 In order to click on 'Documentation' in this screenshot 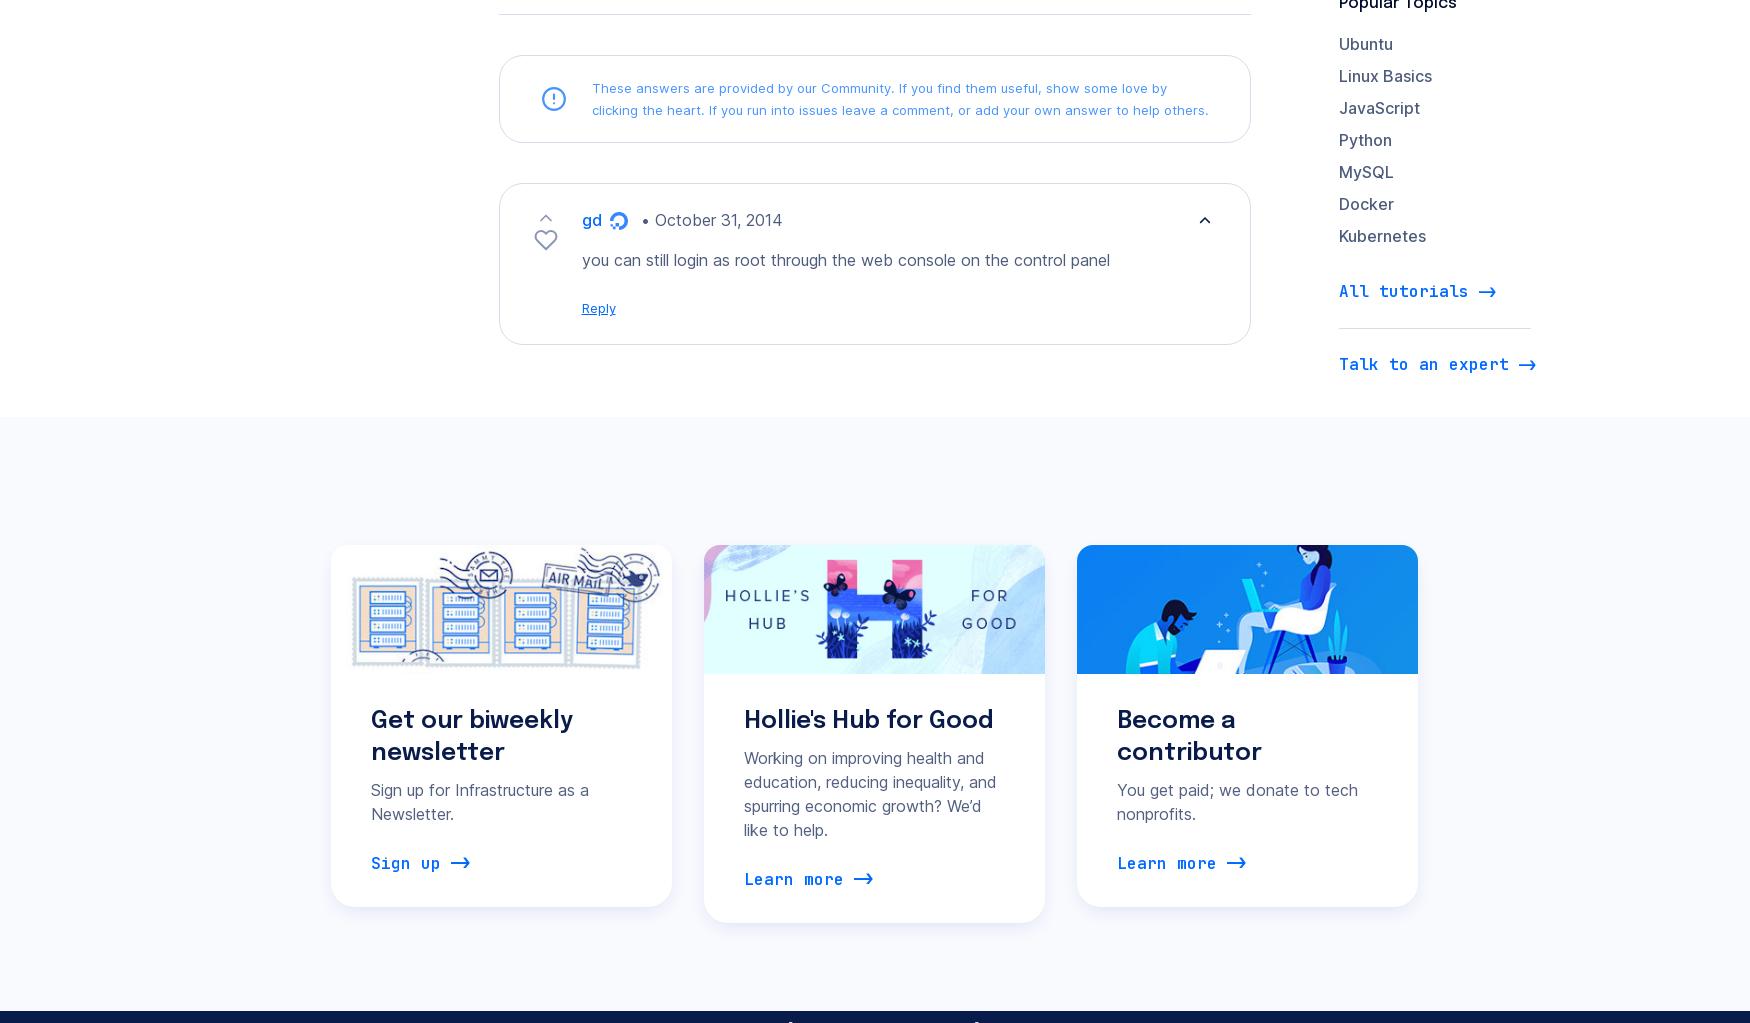, I will do `click(605, 716)`.